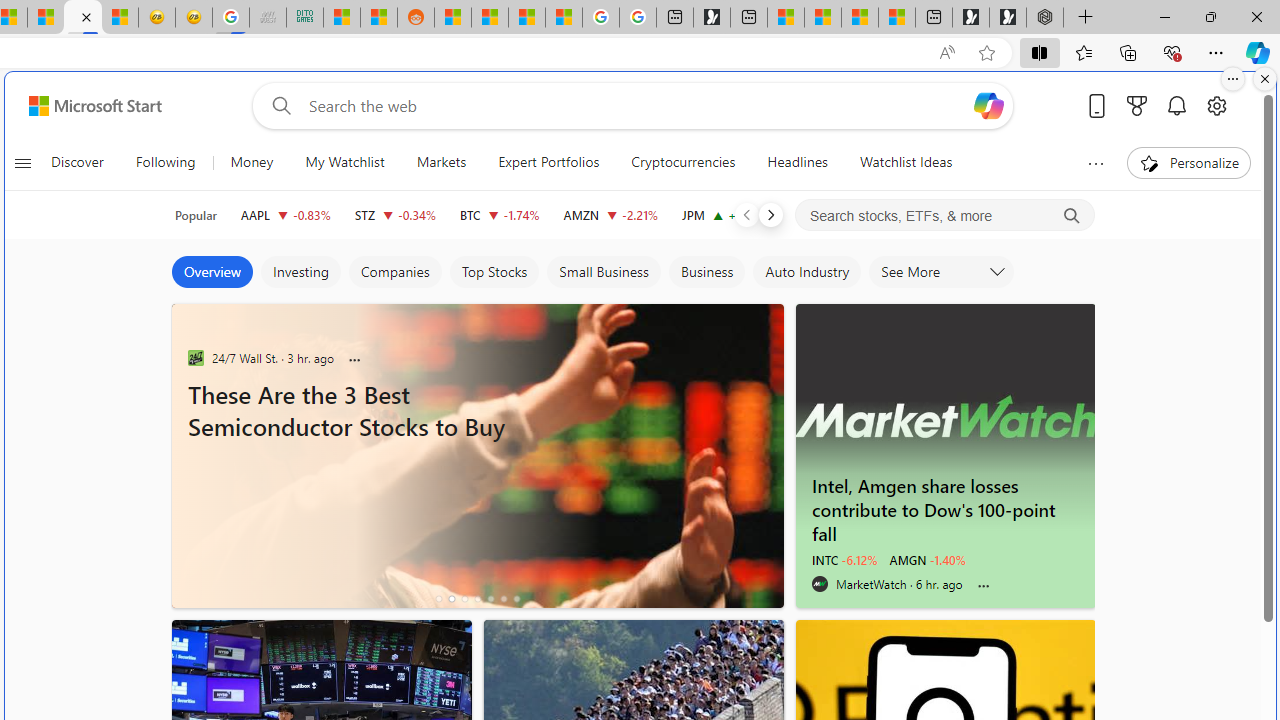 Image resolution: width=1280 pixels, height=720 pixels. I want to click on 'Open navigation menu', so click(22, 162).